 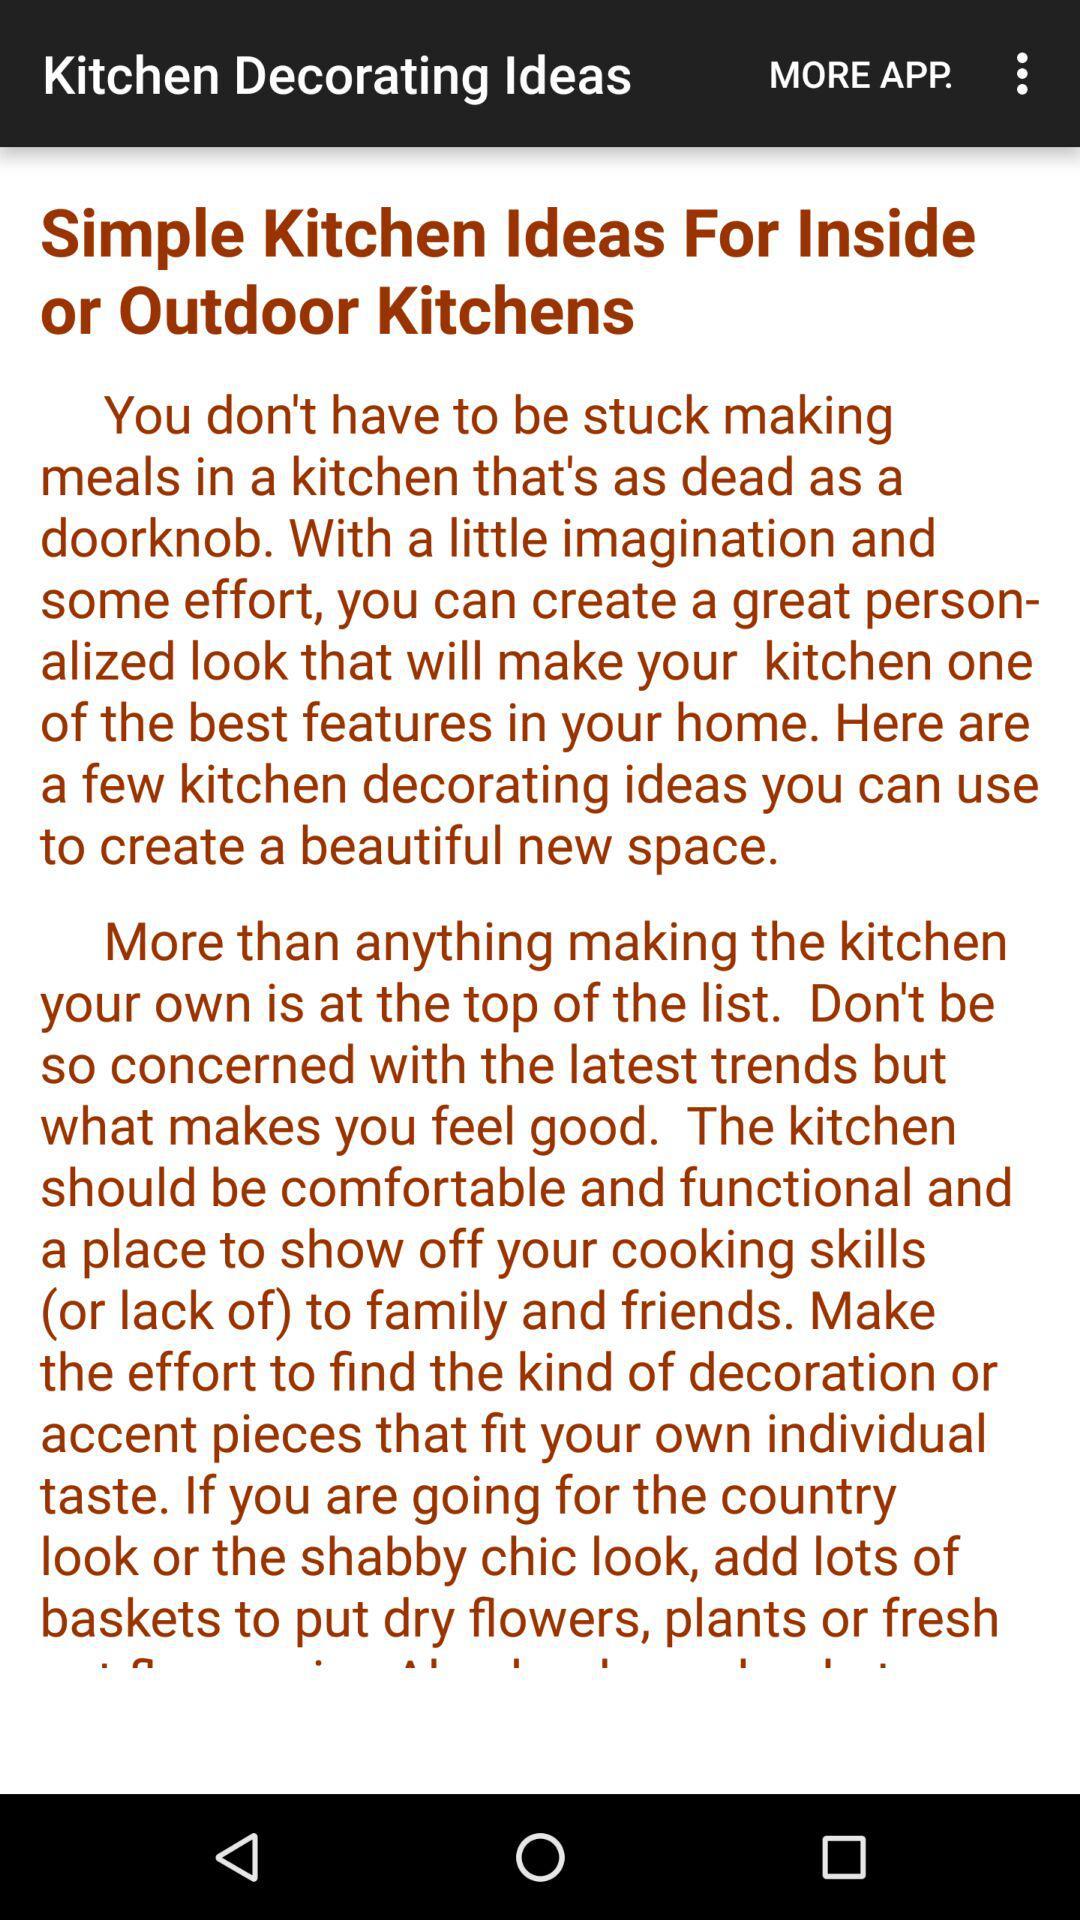 I want to click on item above simple kitchen ideas icon, so click(x=1027, y=73).